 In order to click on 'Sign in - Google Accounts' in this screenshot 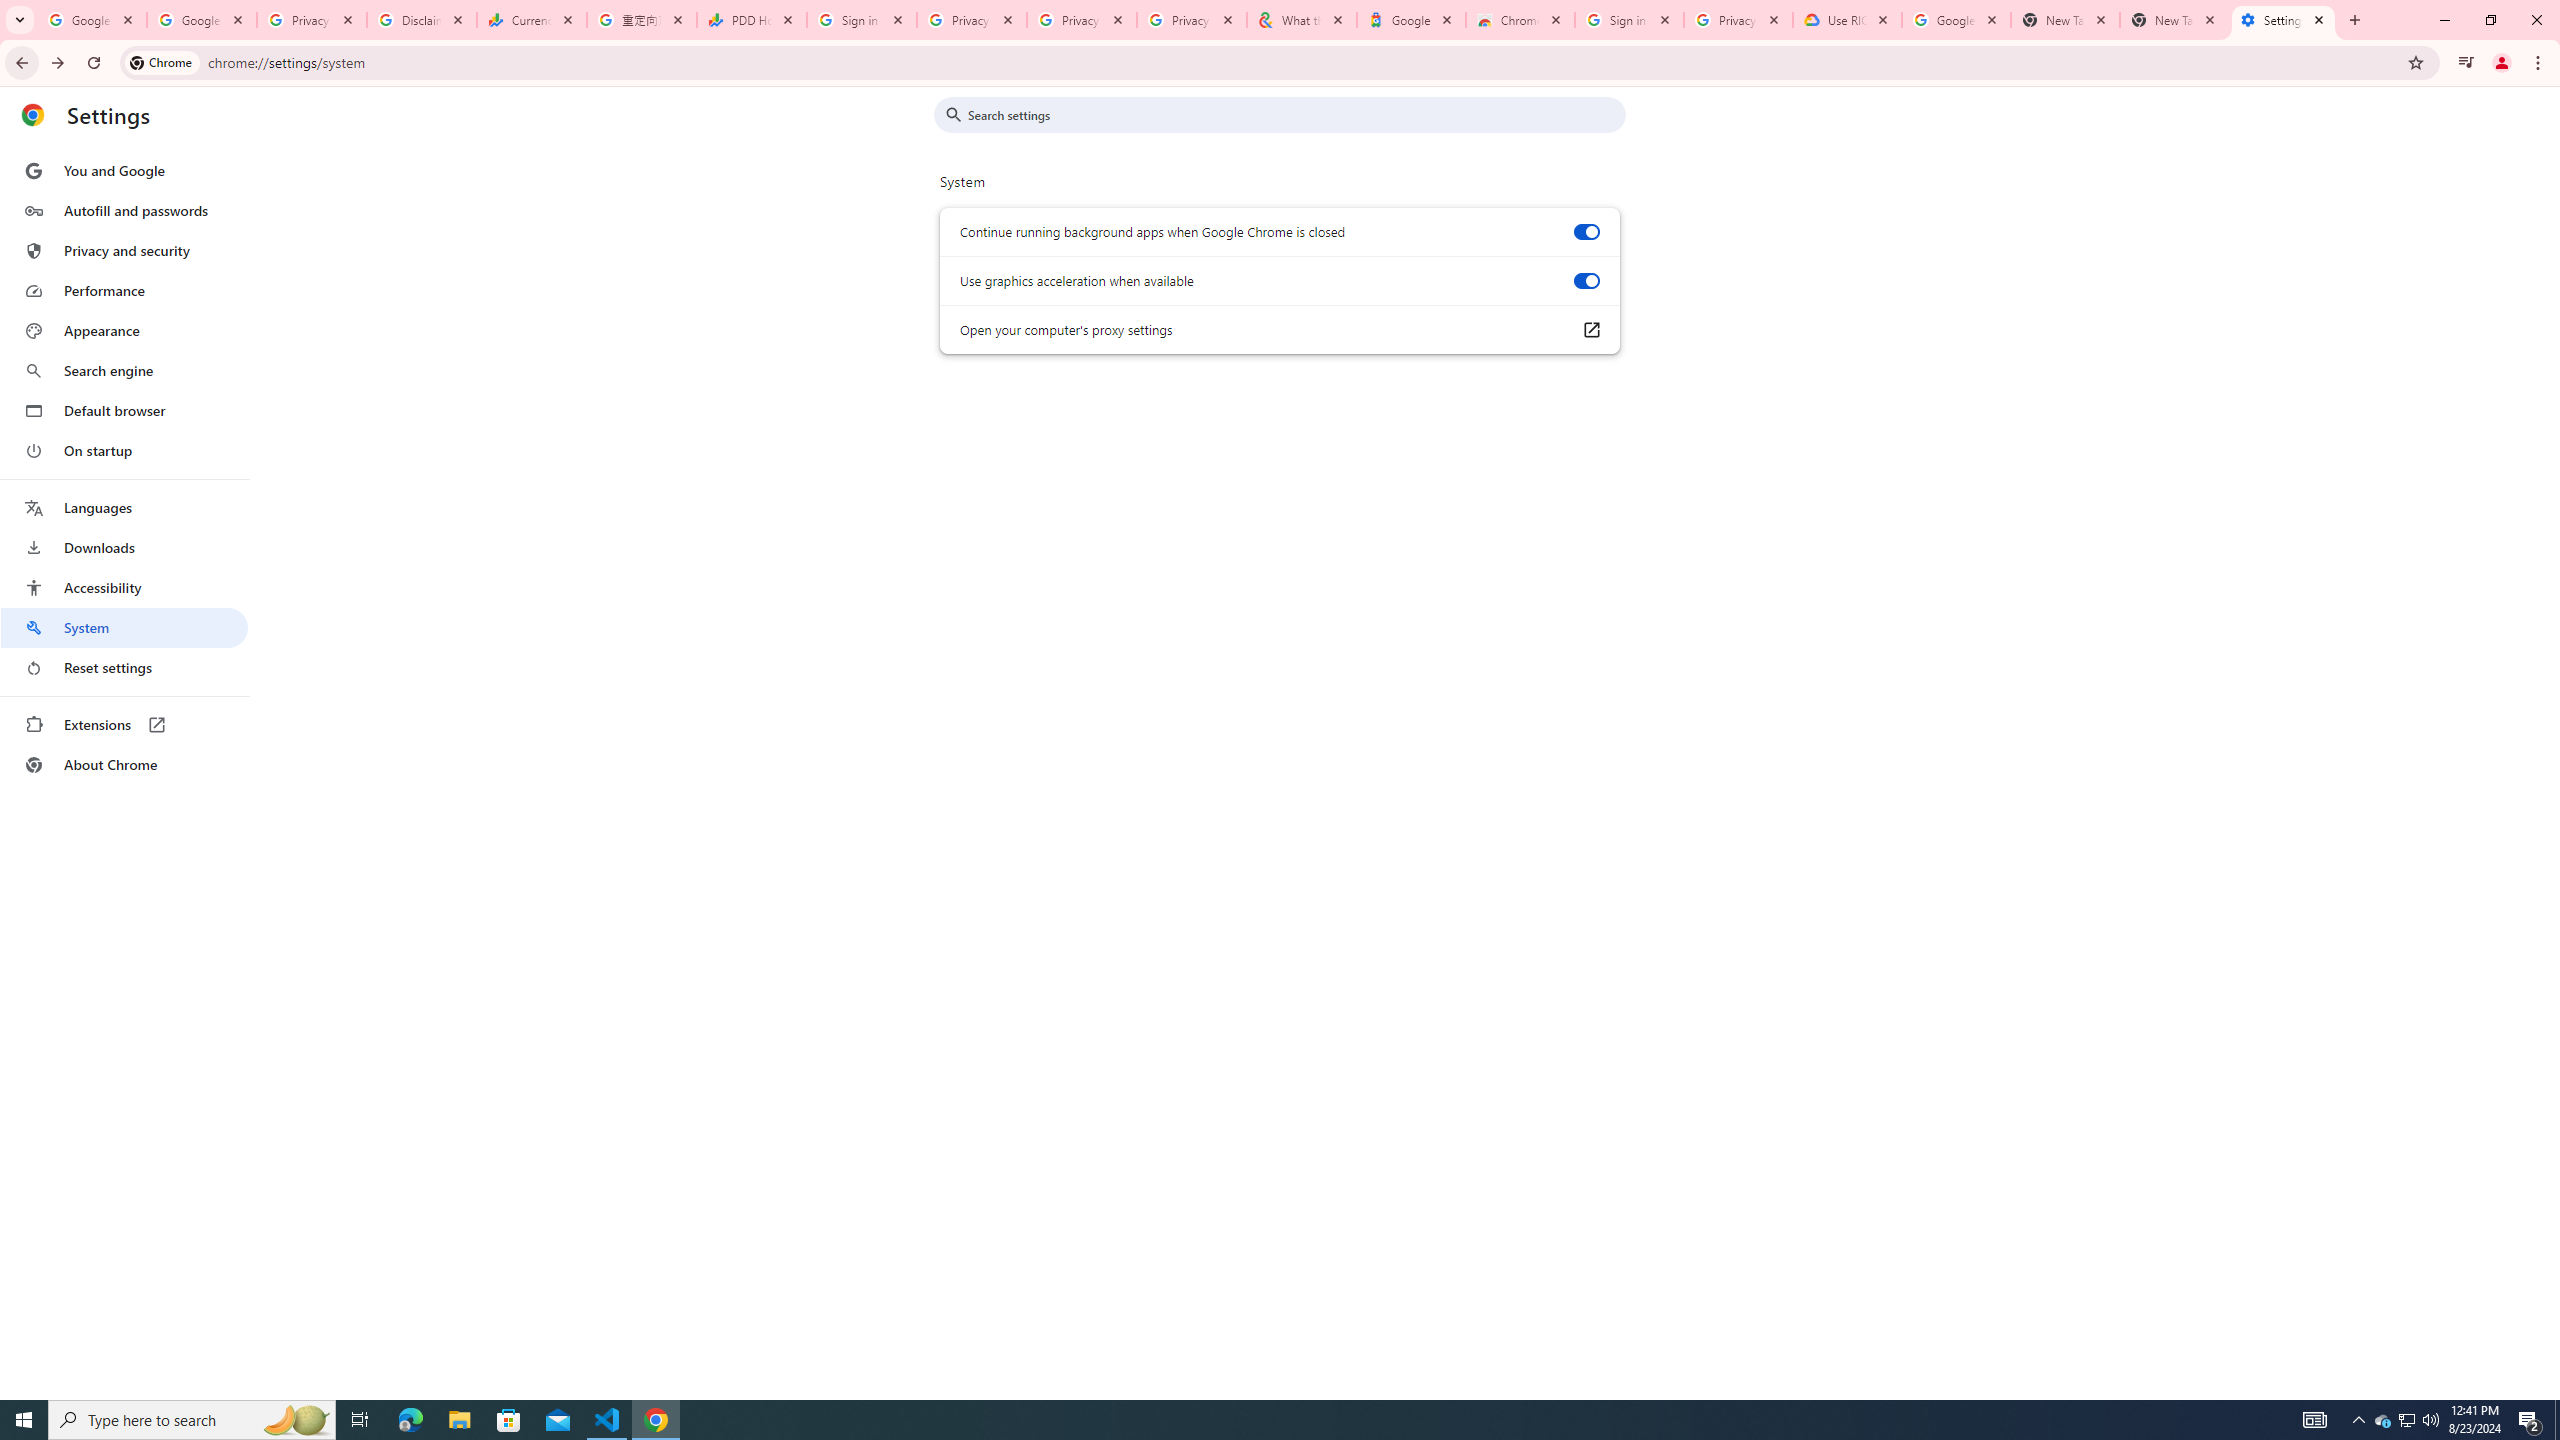, I will do `click(1628, 19)`.